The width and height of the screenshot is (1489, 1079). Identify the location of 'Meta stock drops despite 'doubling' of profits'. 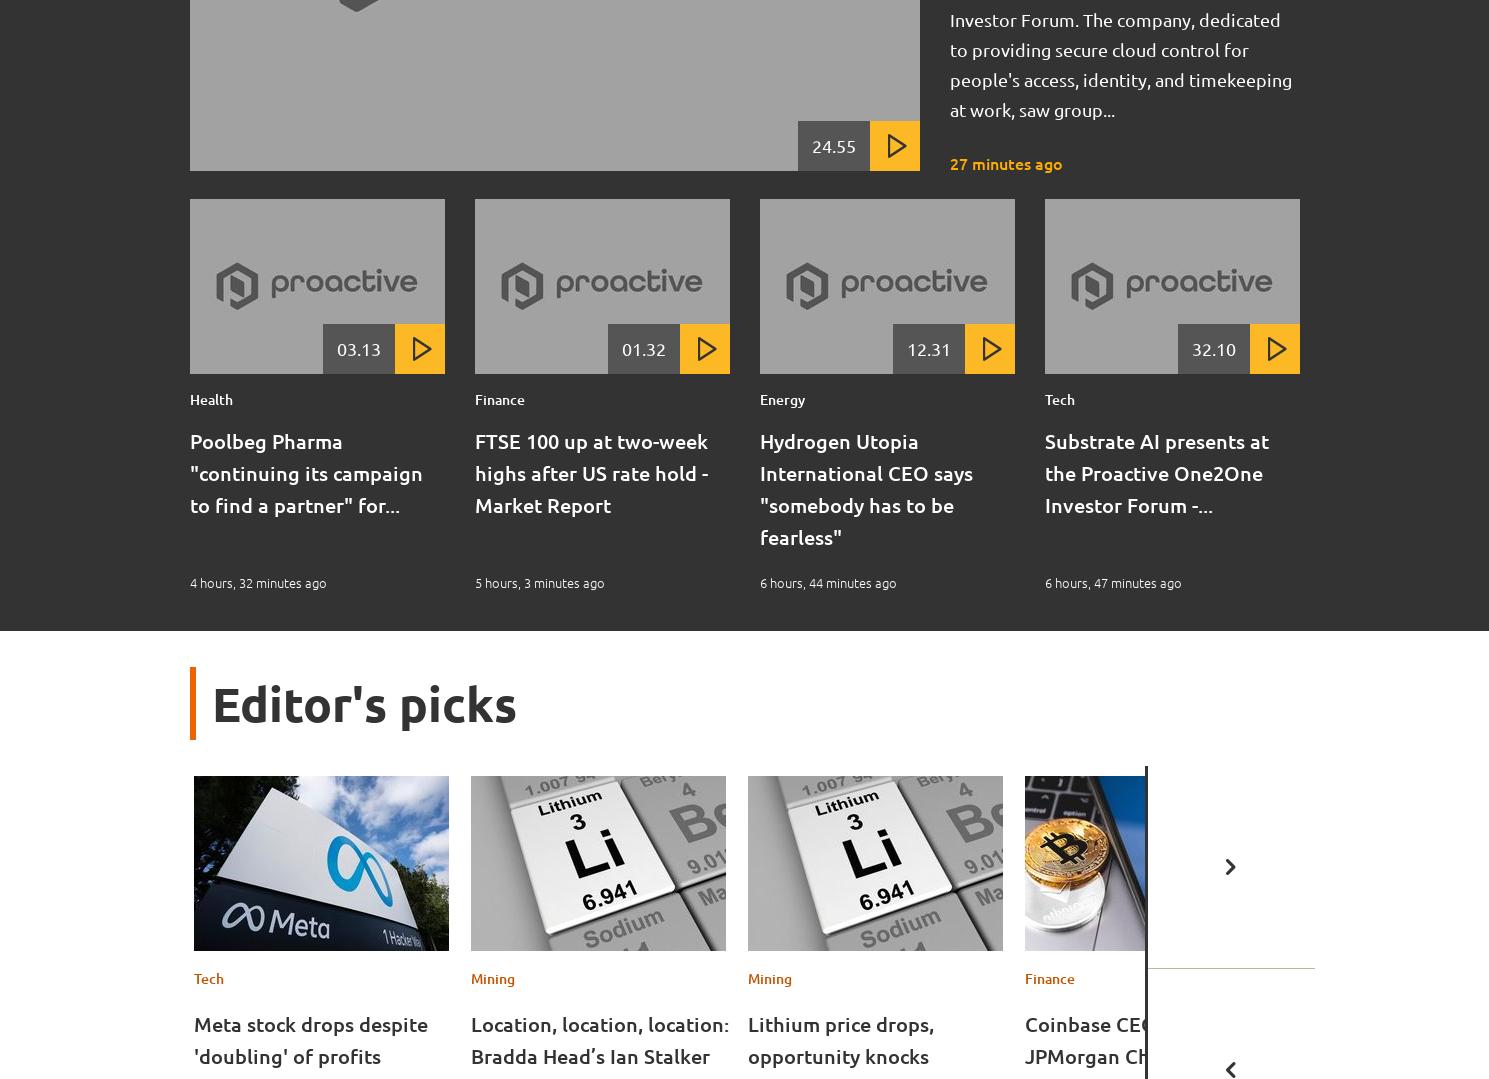
(309, 1039).